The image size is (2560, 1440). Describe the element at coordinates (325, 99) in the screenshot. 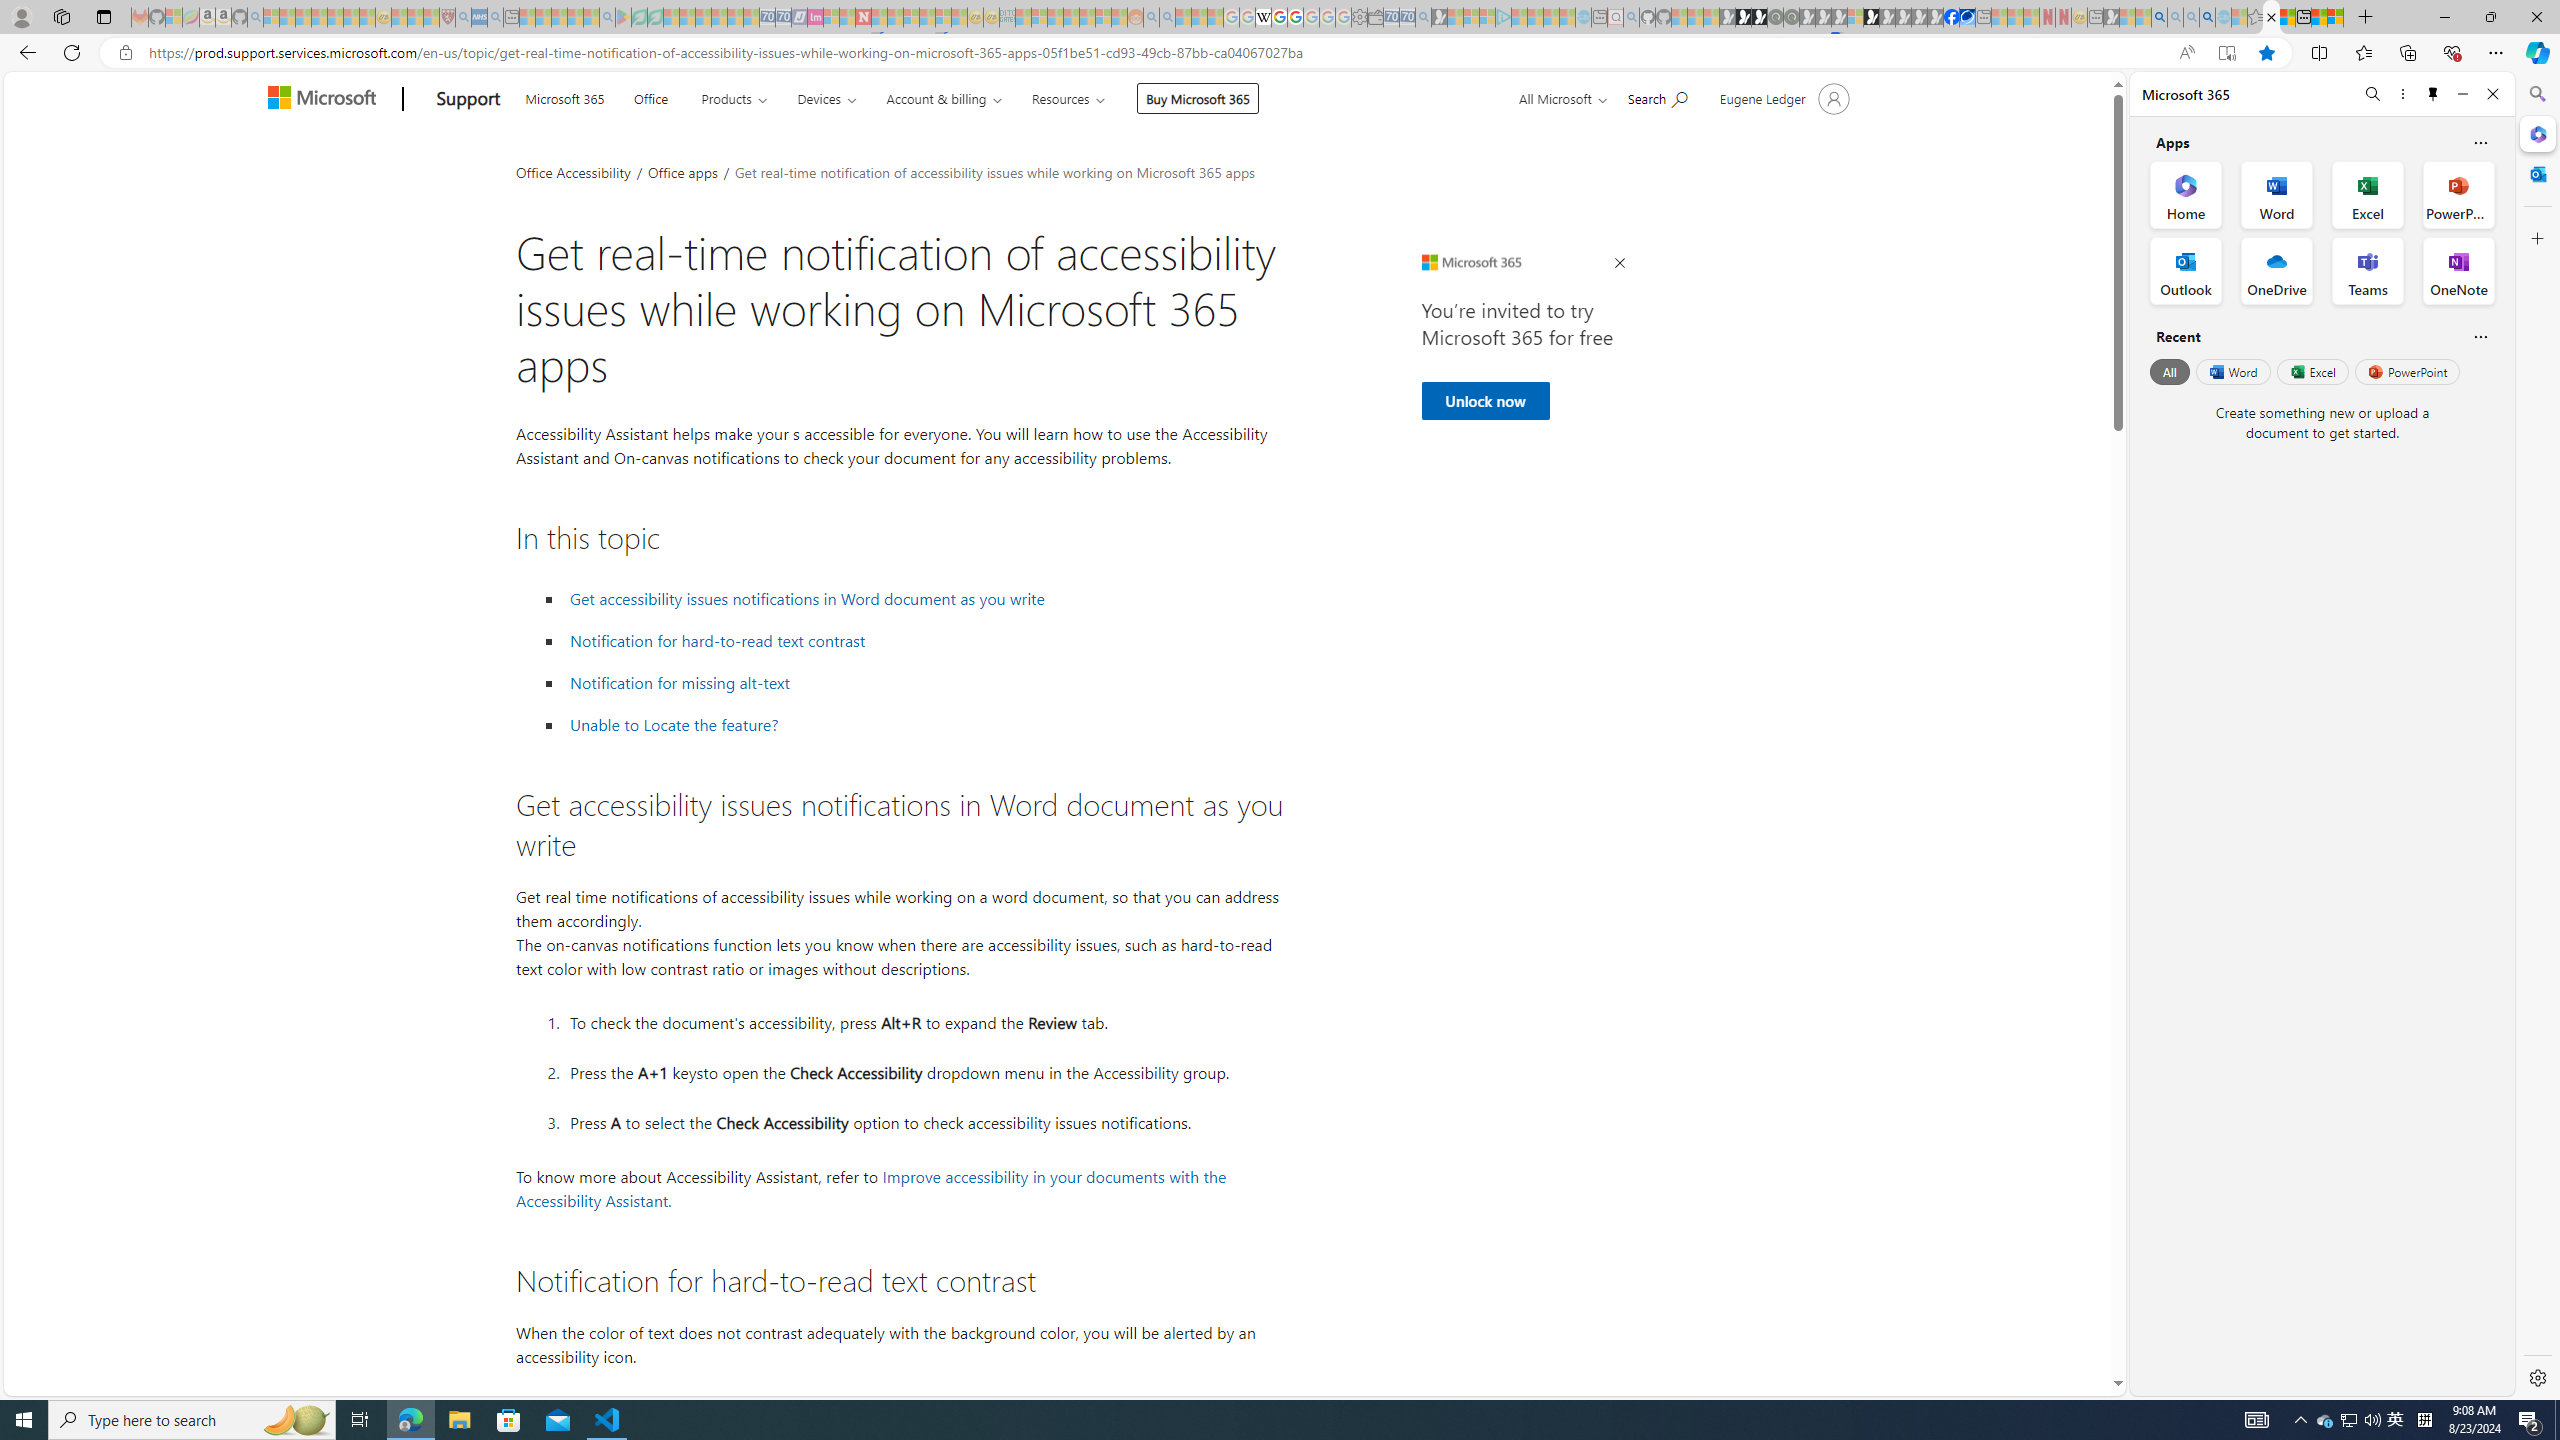

I see `'Microsoft'` at that location.